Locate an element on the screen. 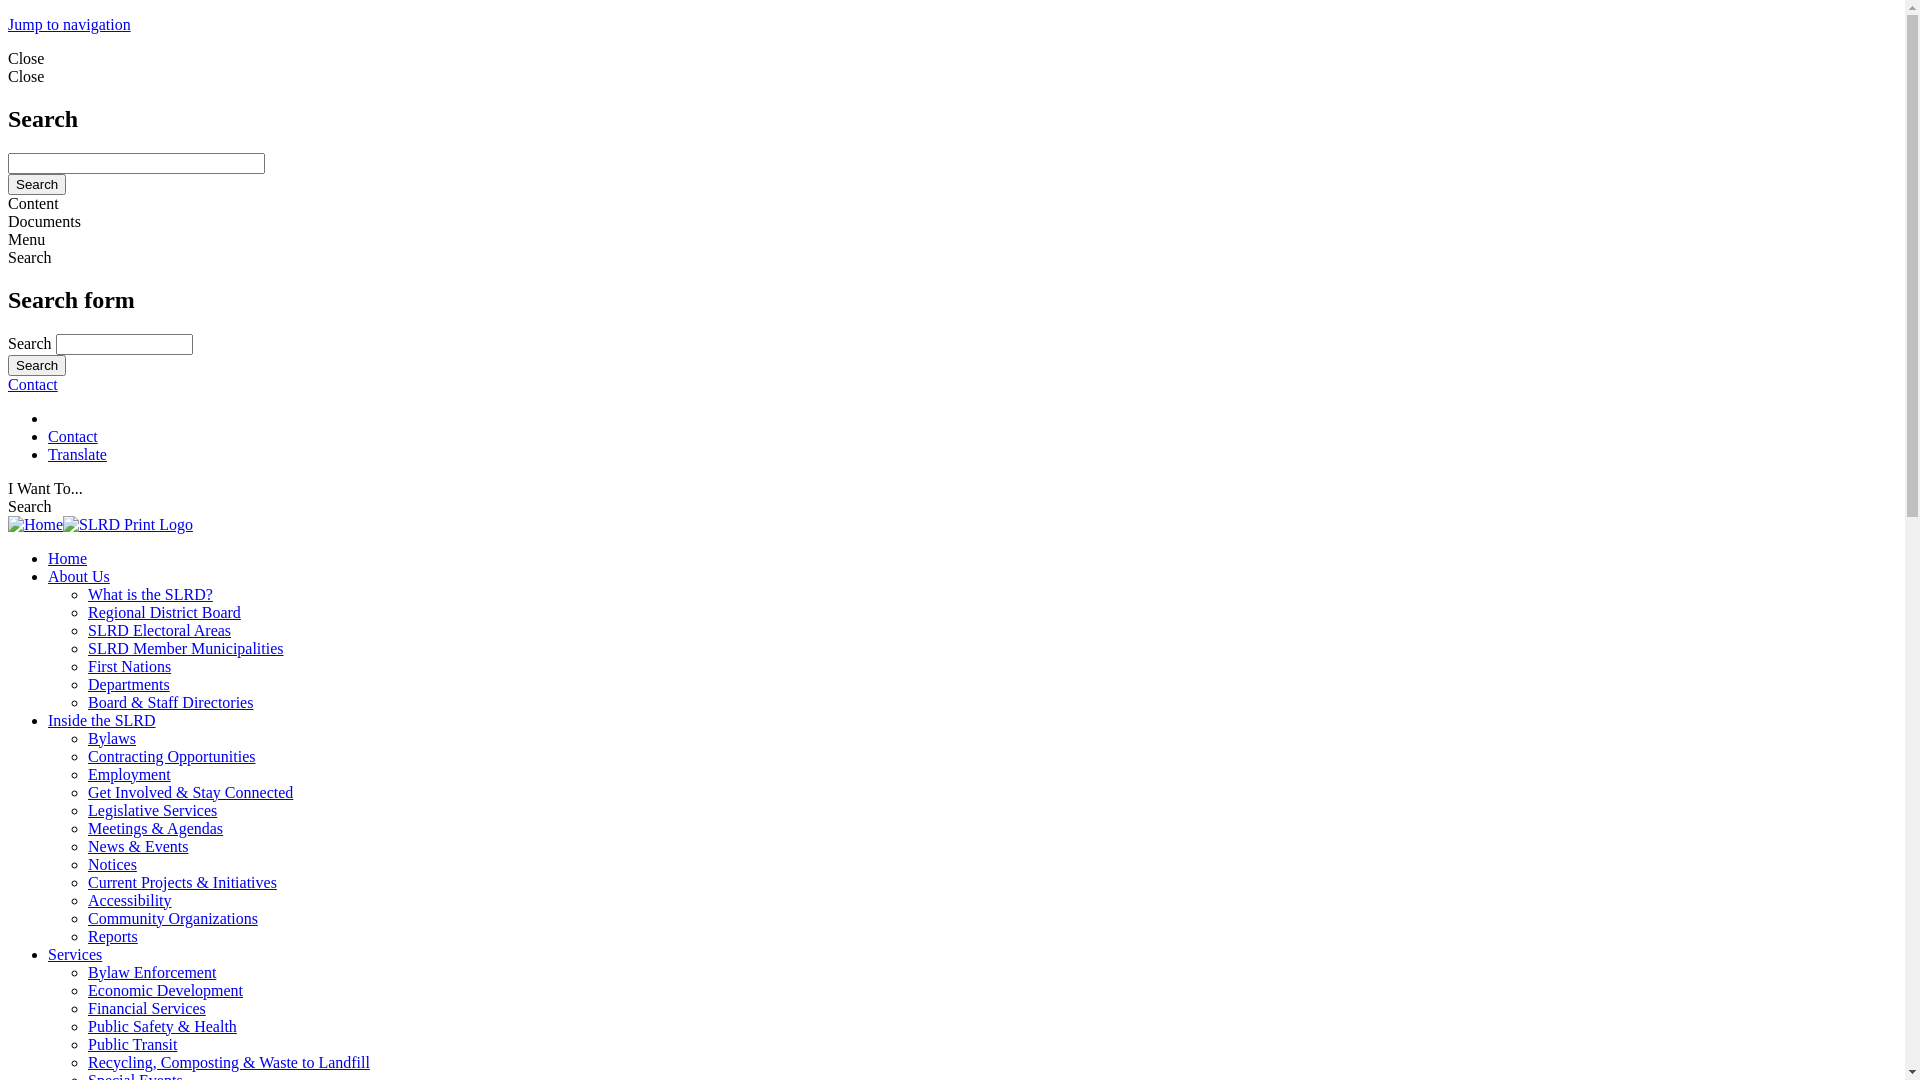 Image resolution: width=1920 pixels, height=1080 pixels. 'Translate' is located at coordinates (77, 454).